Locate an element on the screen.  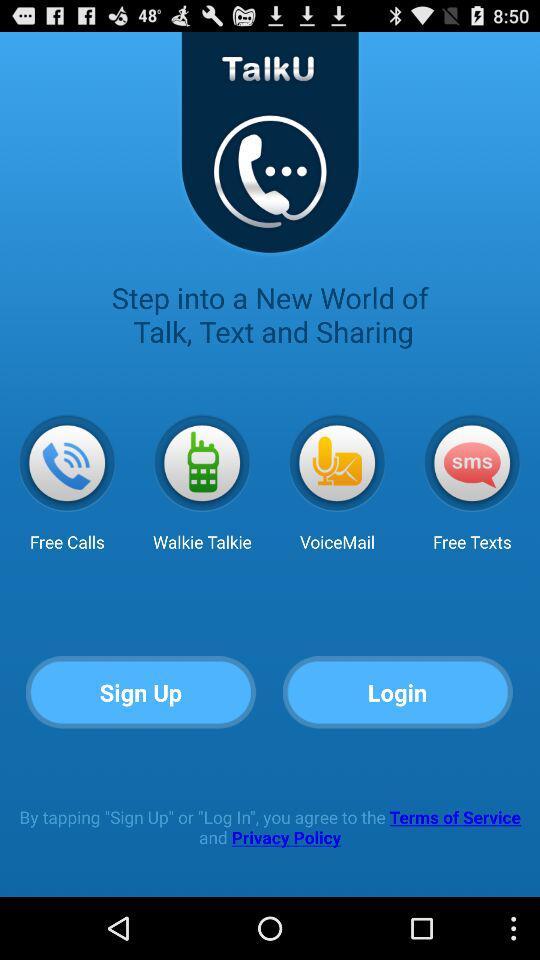
button next to the sign up item is located at coordinates (398, 693).